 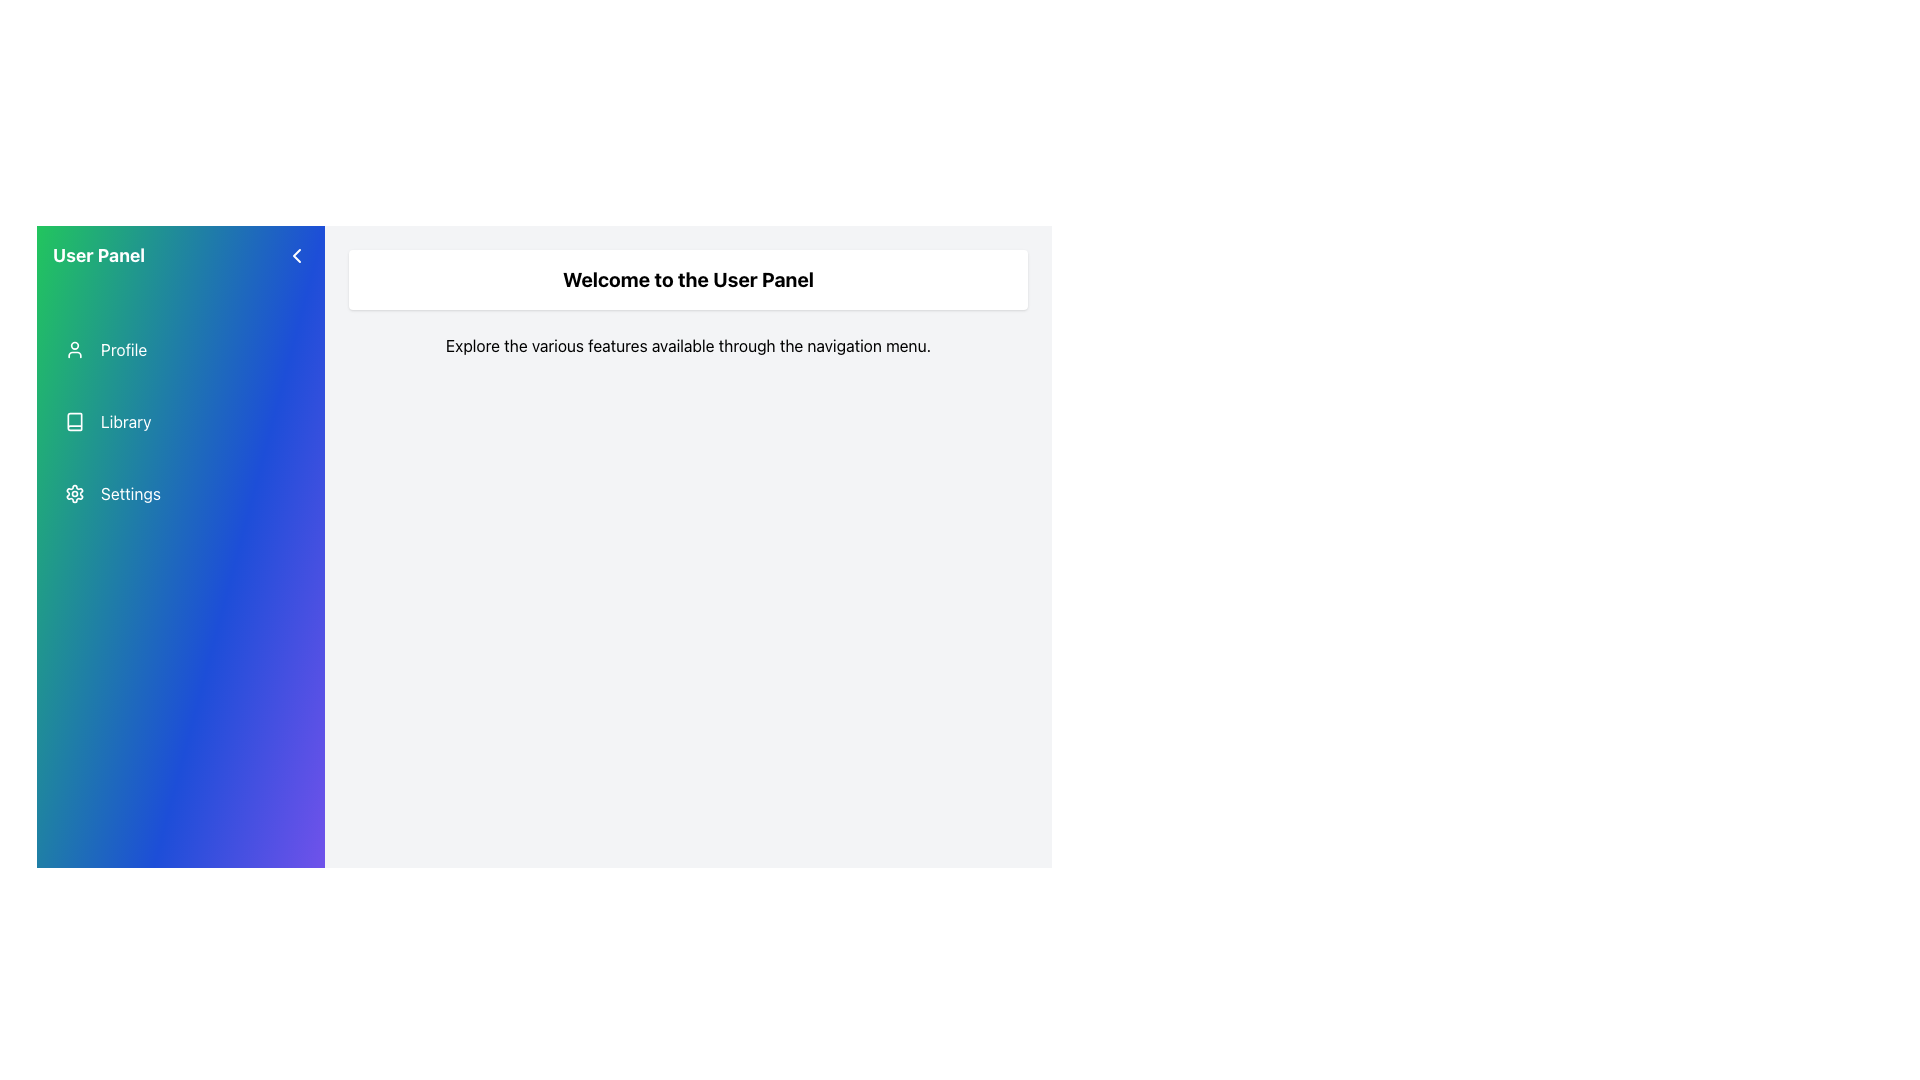 What do you see at coordinates (296, 254) in the screenshot?
I see `the navigation control icon located in the top-left corner of the sidebar` at bounding box center [296, 254].